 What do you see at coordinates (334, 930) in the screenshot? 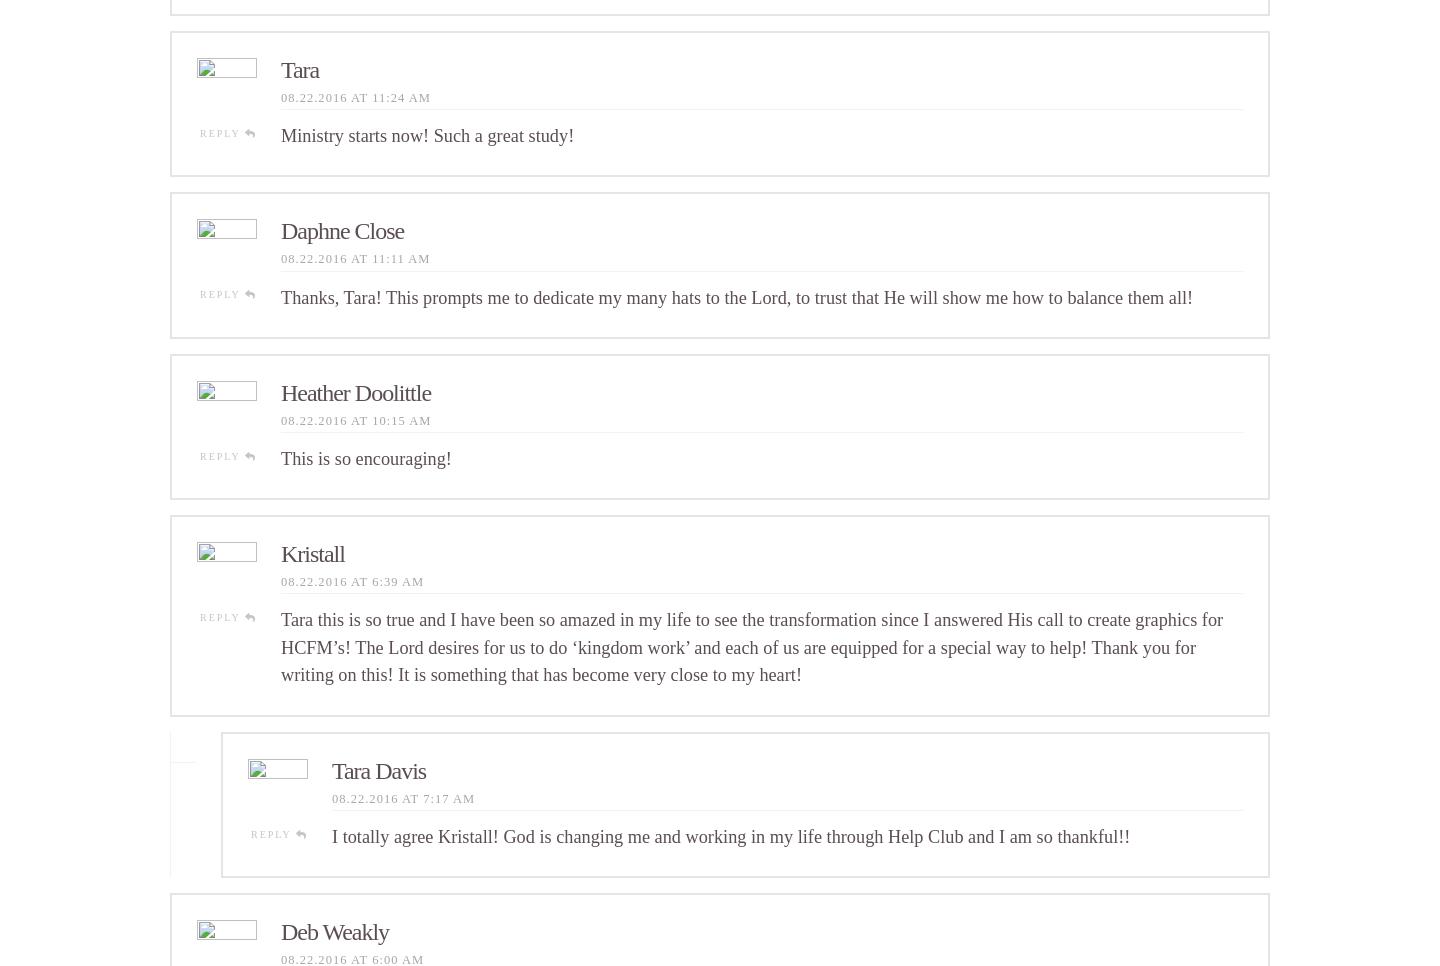
I see `'Deb Weakly'` at bounding box center [334, 930].